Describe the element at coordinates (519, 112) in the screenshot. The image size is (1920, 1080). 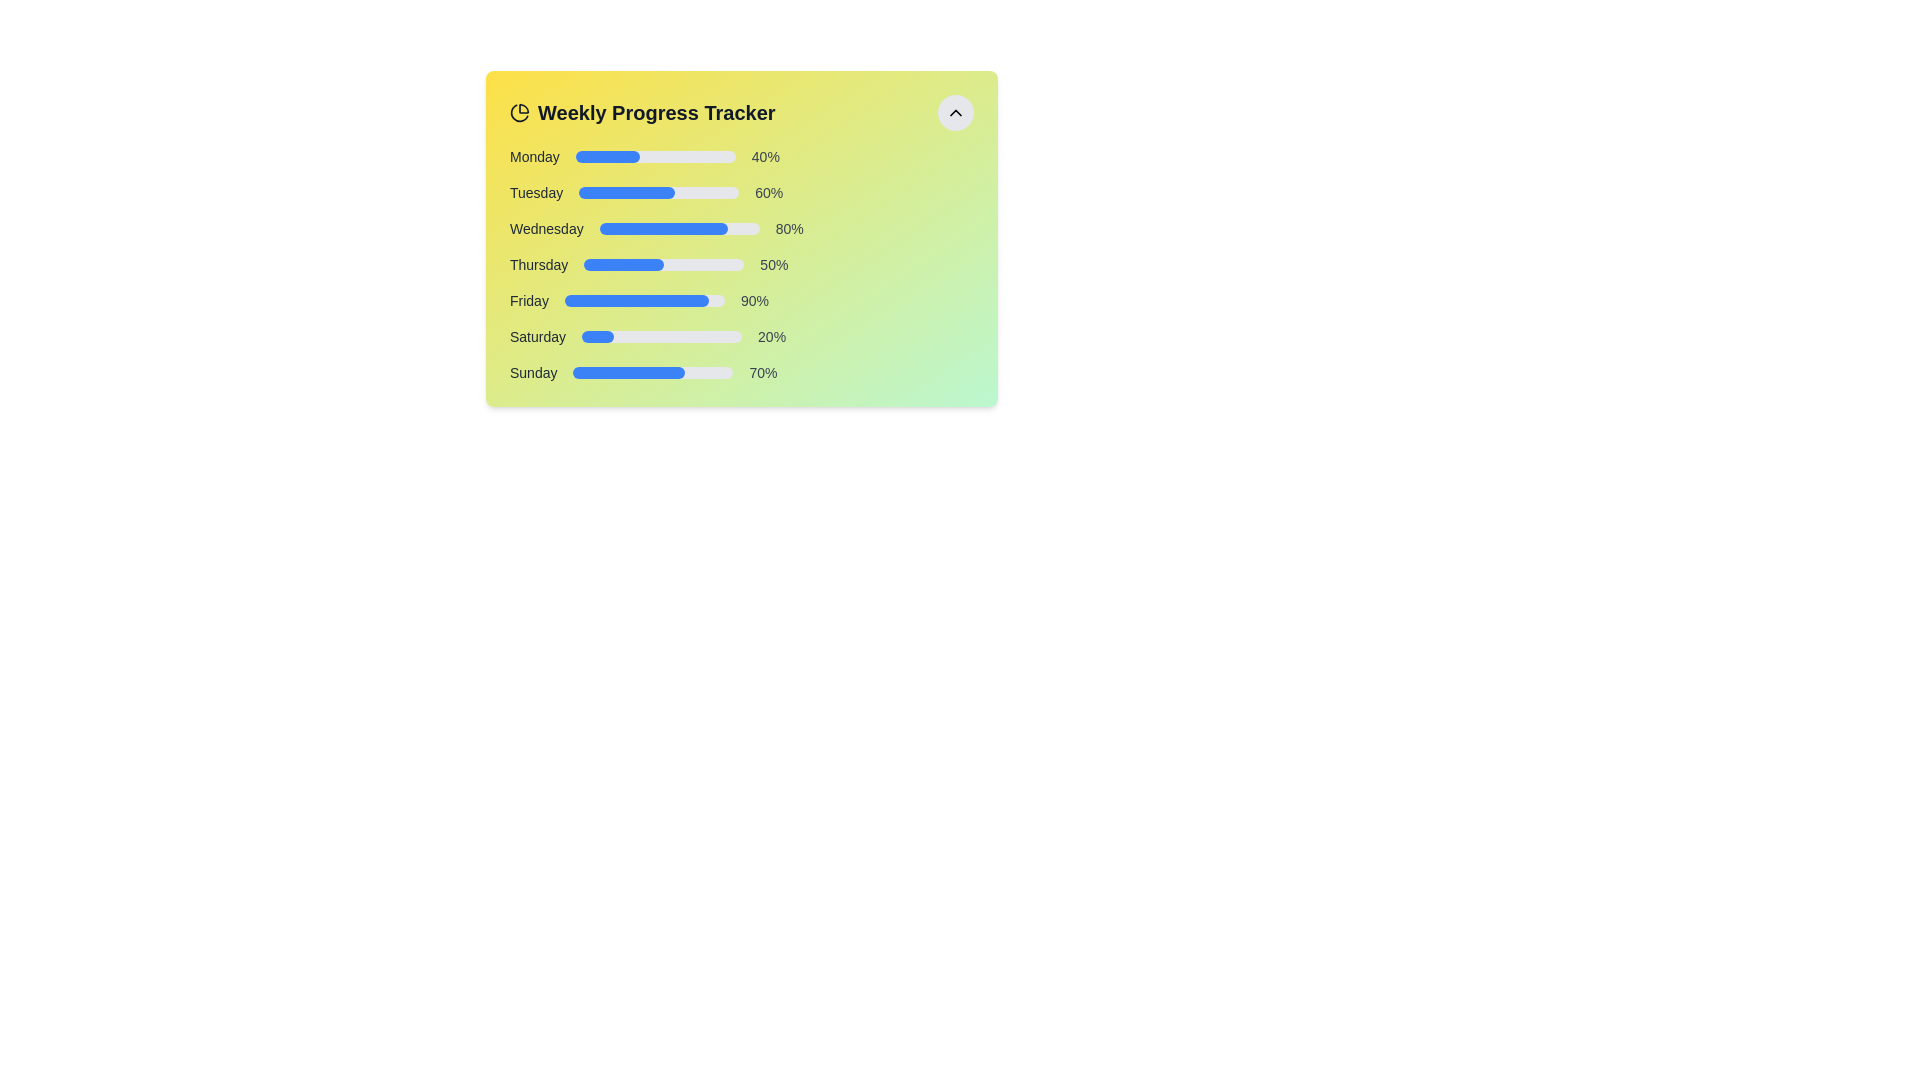
I see `the decorative or indicative icon representing data visualization or progress tracking located in the header section of the 'Weekly Progress Tracker', positioned to the left of the title text` at that location.